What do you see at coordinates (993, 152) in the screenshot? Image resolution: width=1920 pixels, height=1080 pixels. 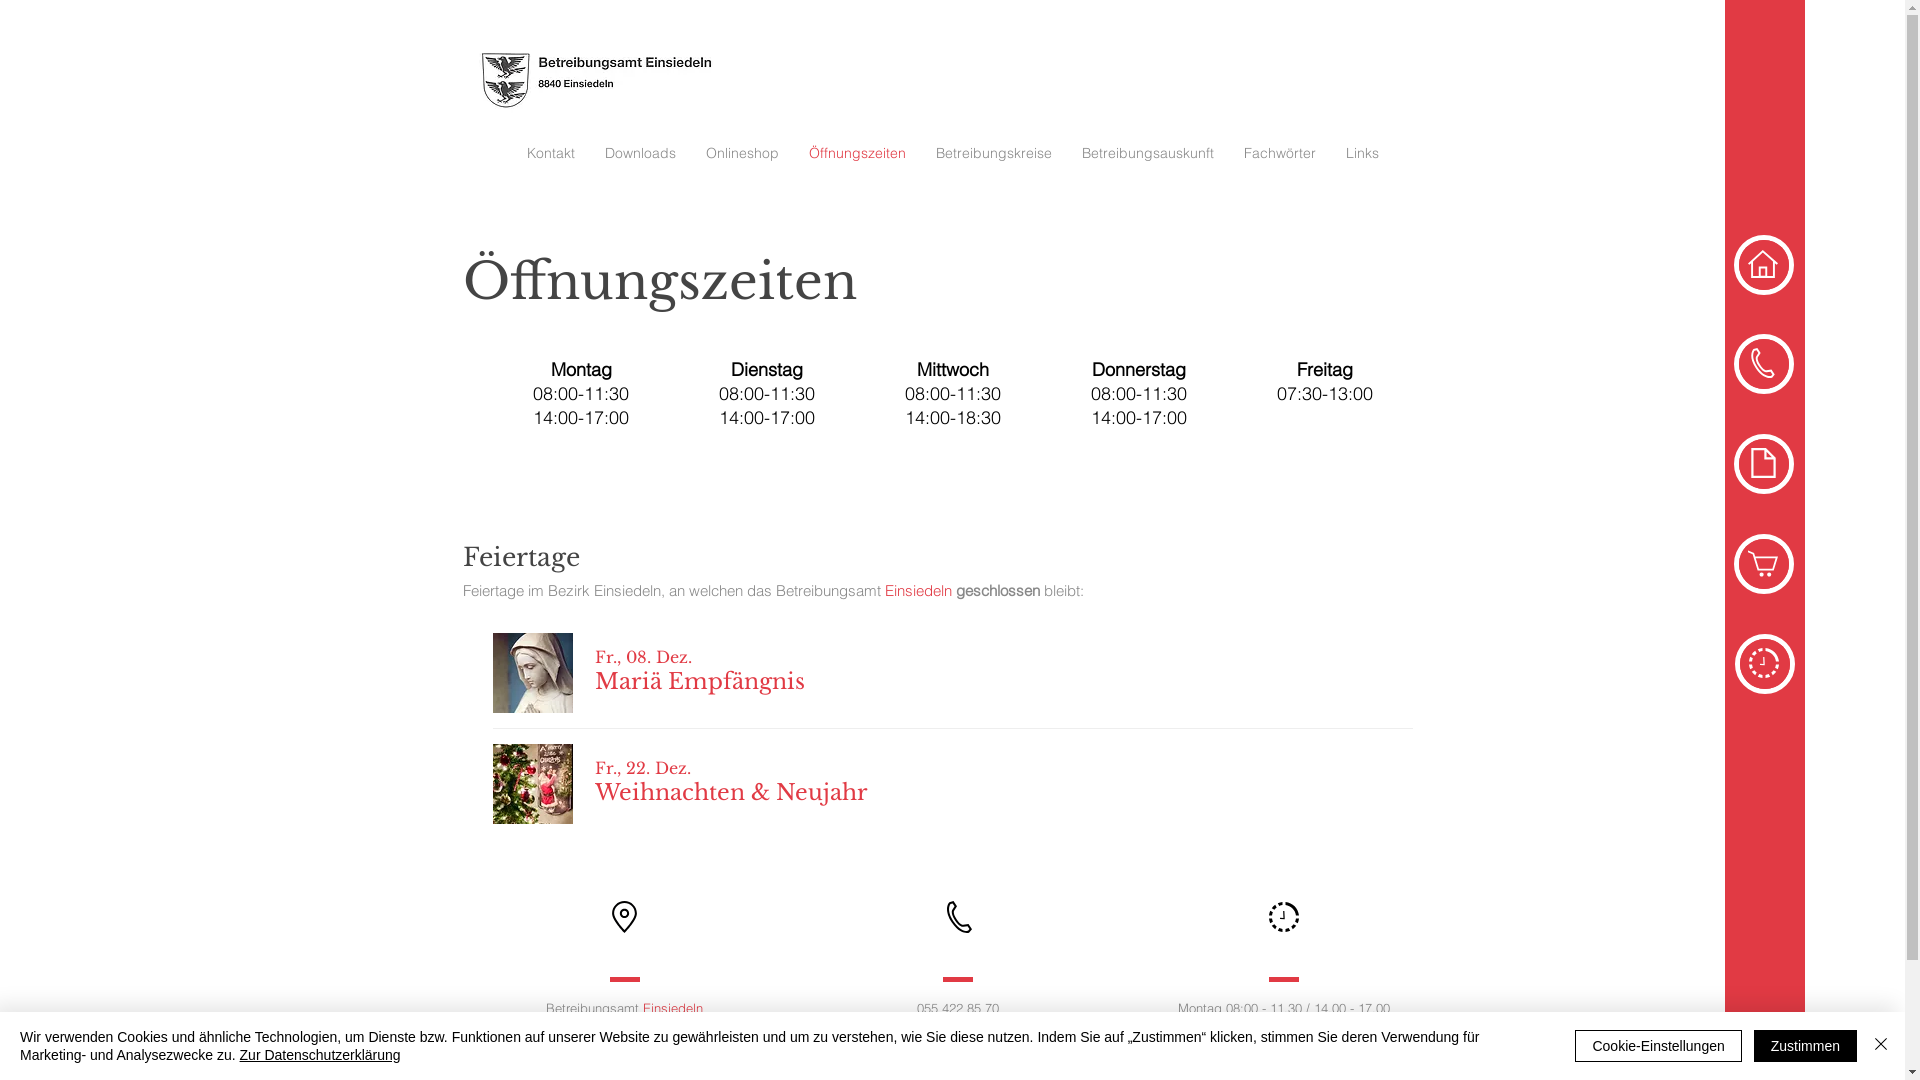 I see `'Betreibungskreise'` at bounding box center [993, 152].